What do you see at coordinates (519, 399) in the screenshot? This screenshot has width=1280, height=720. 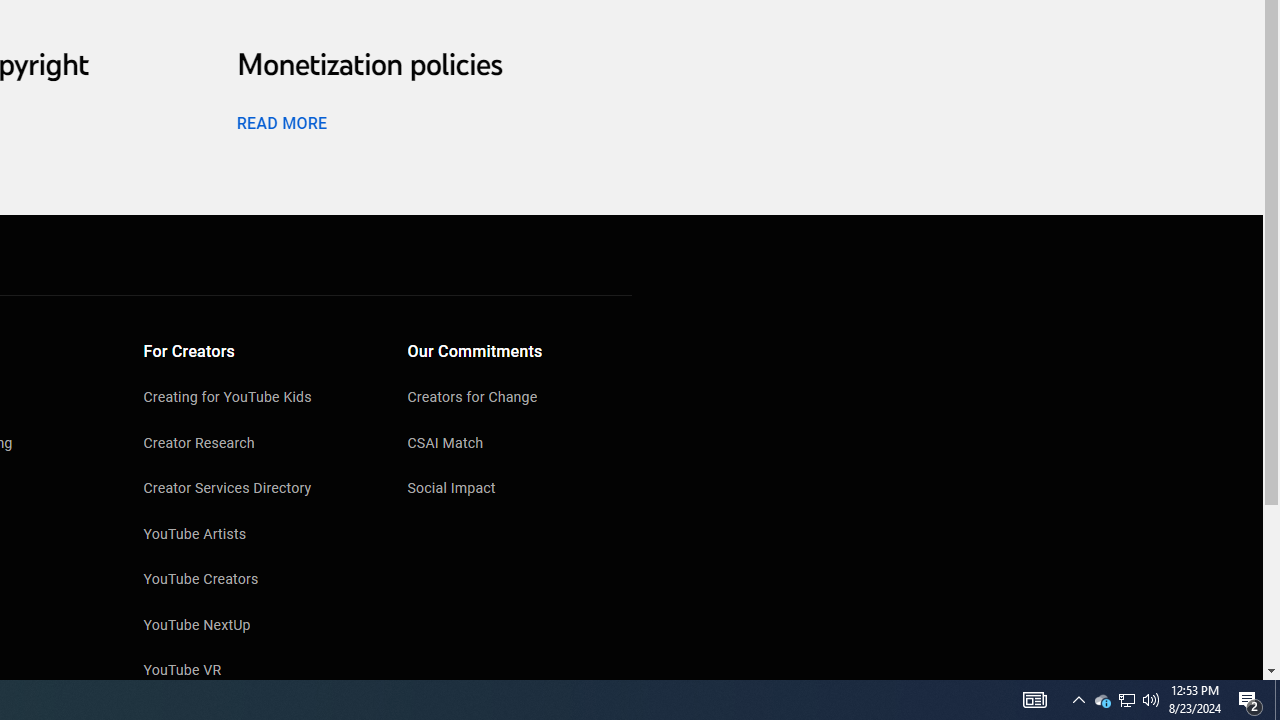 I see `'Creators for Change'` at bounding box center [519, 399].